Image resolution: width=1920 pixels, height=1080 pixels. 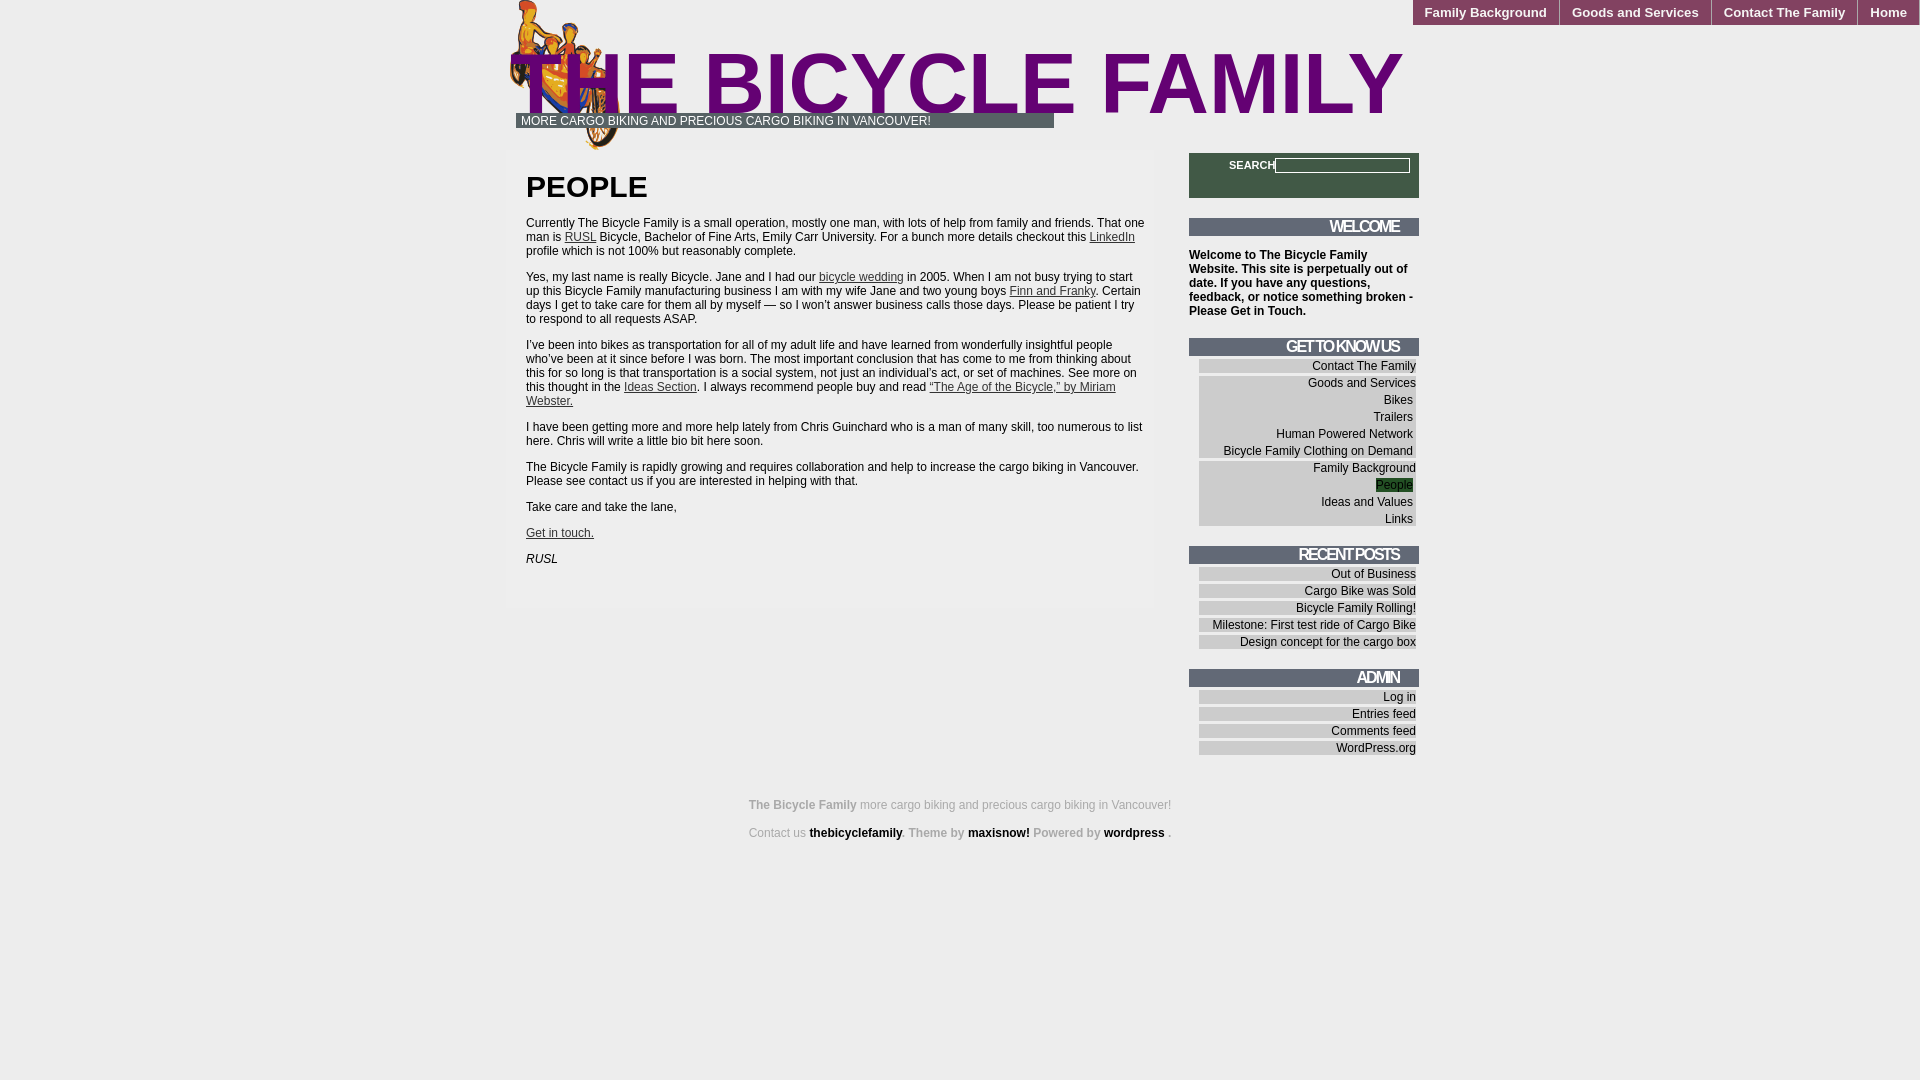 I want to click on 'THE BICYCLE FAMILY', so click(x=955, y=82).